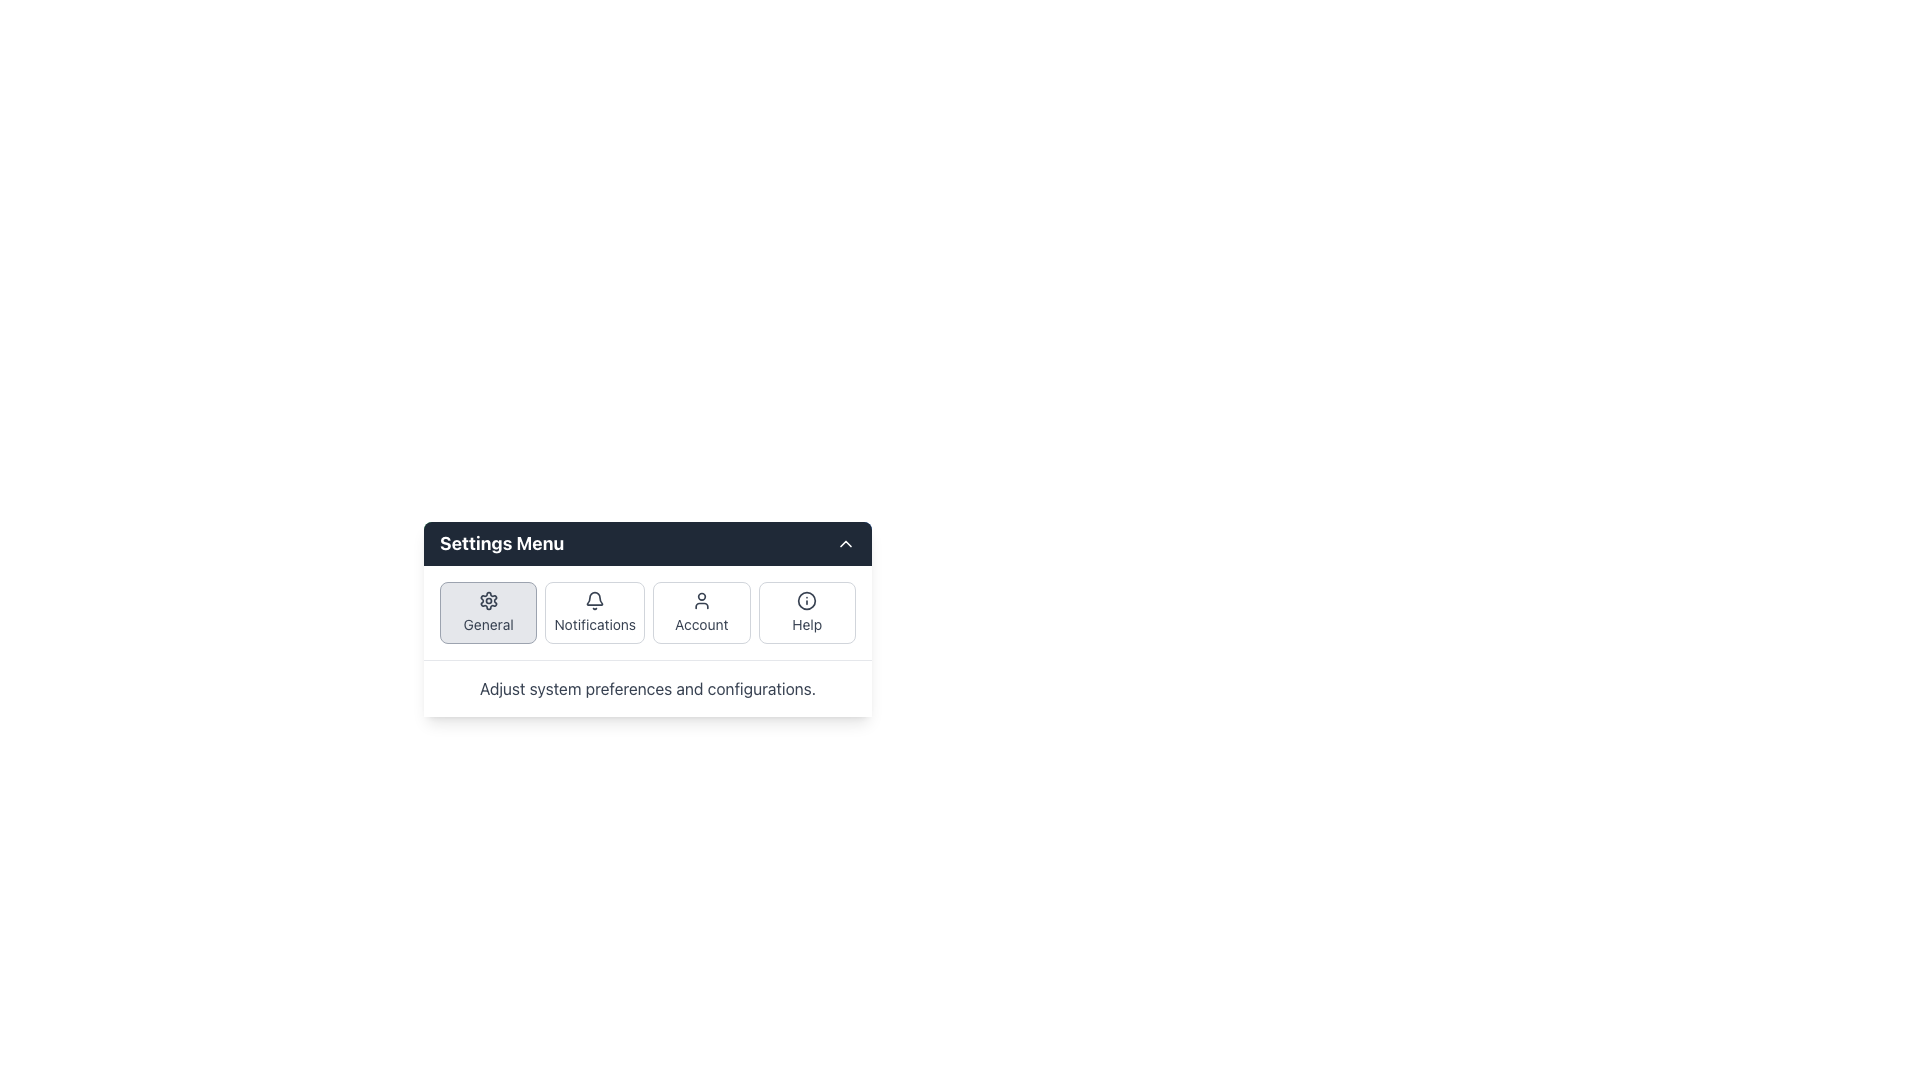  What do you see at coordinates (807, 612) in the screenshot?
I see `the fourth button in the horizontal list of buttons within the 'Settings Menu' panel` at bounding box center [807, 612].